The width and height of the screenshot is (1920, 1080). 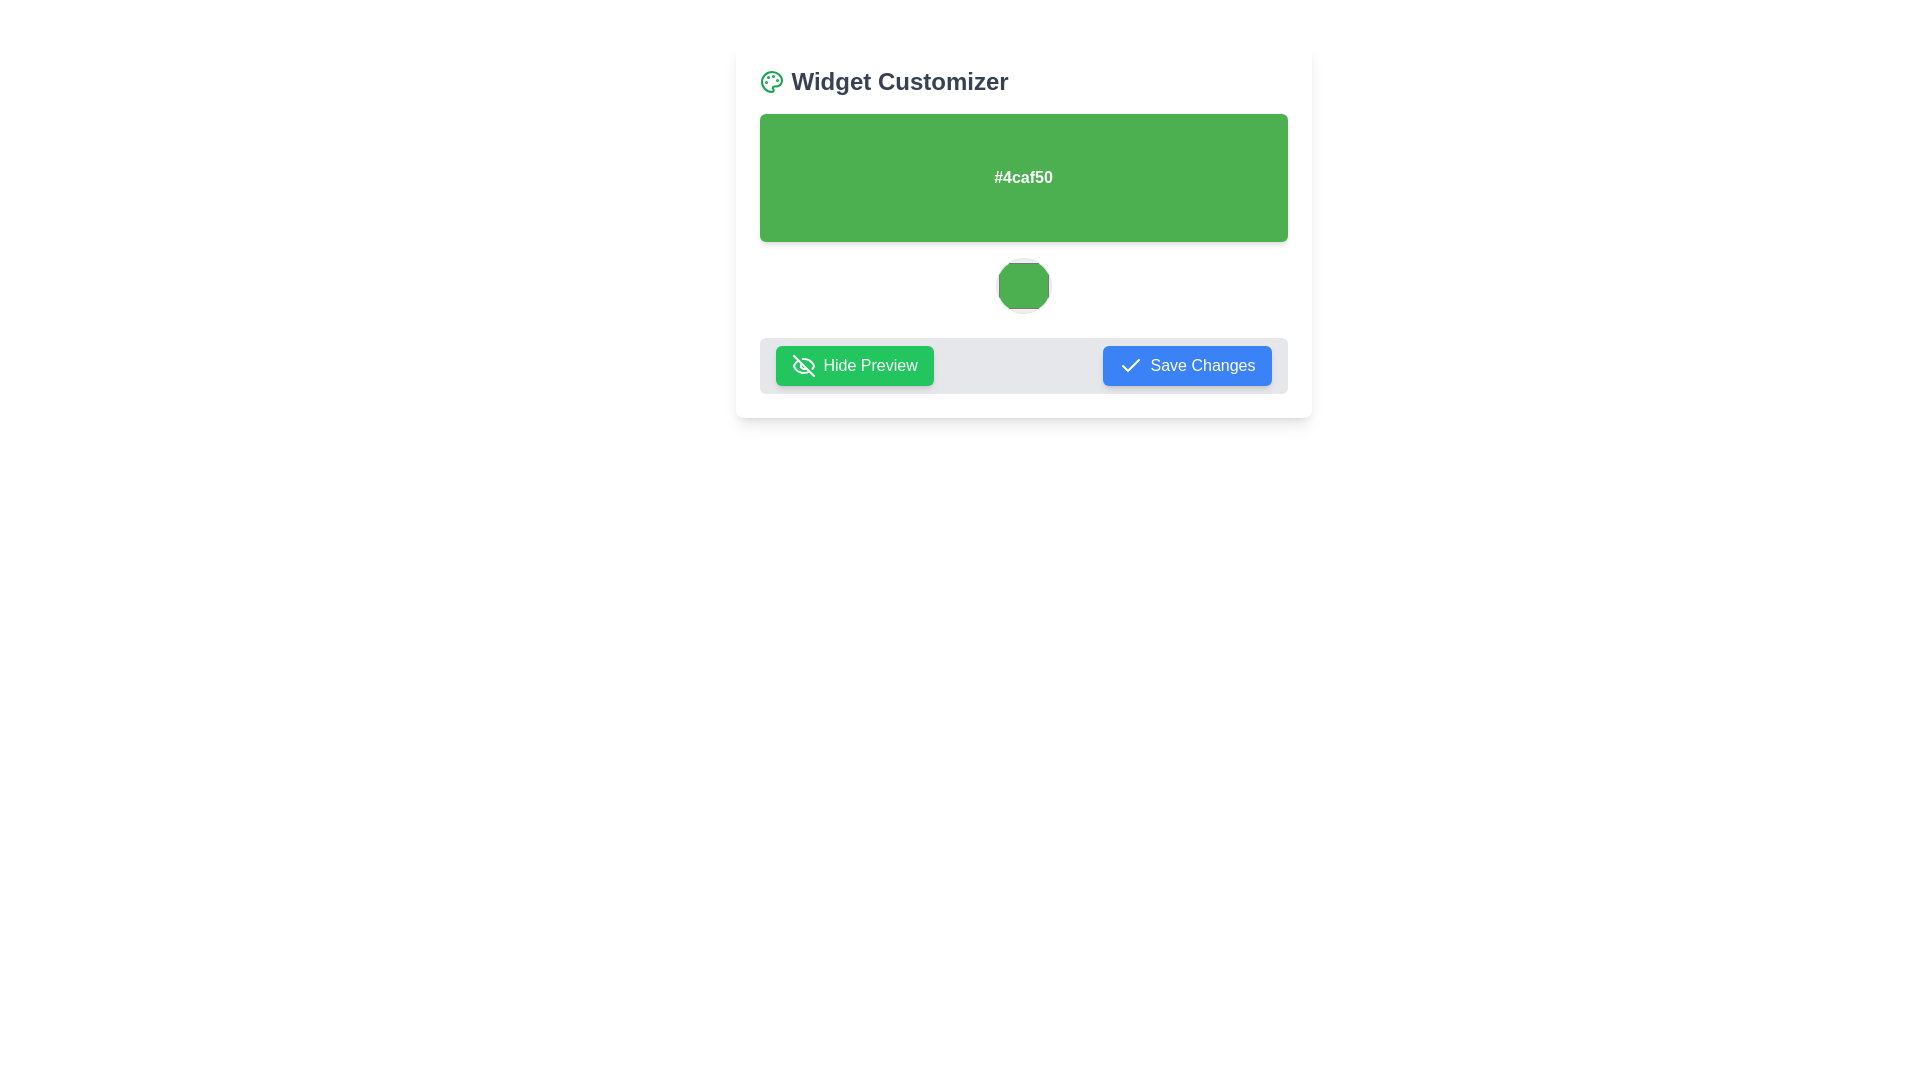 What do you see at coordinates (1130, 365) in the screenshot?
I see `the checkmark icon positioned within a square space, located slightly above the 'Save Changes' button on the right-hand side of the layout` at bounding box center [1130, 365].